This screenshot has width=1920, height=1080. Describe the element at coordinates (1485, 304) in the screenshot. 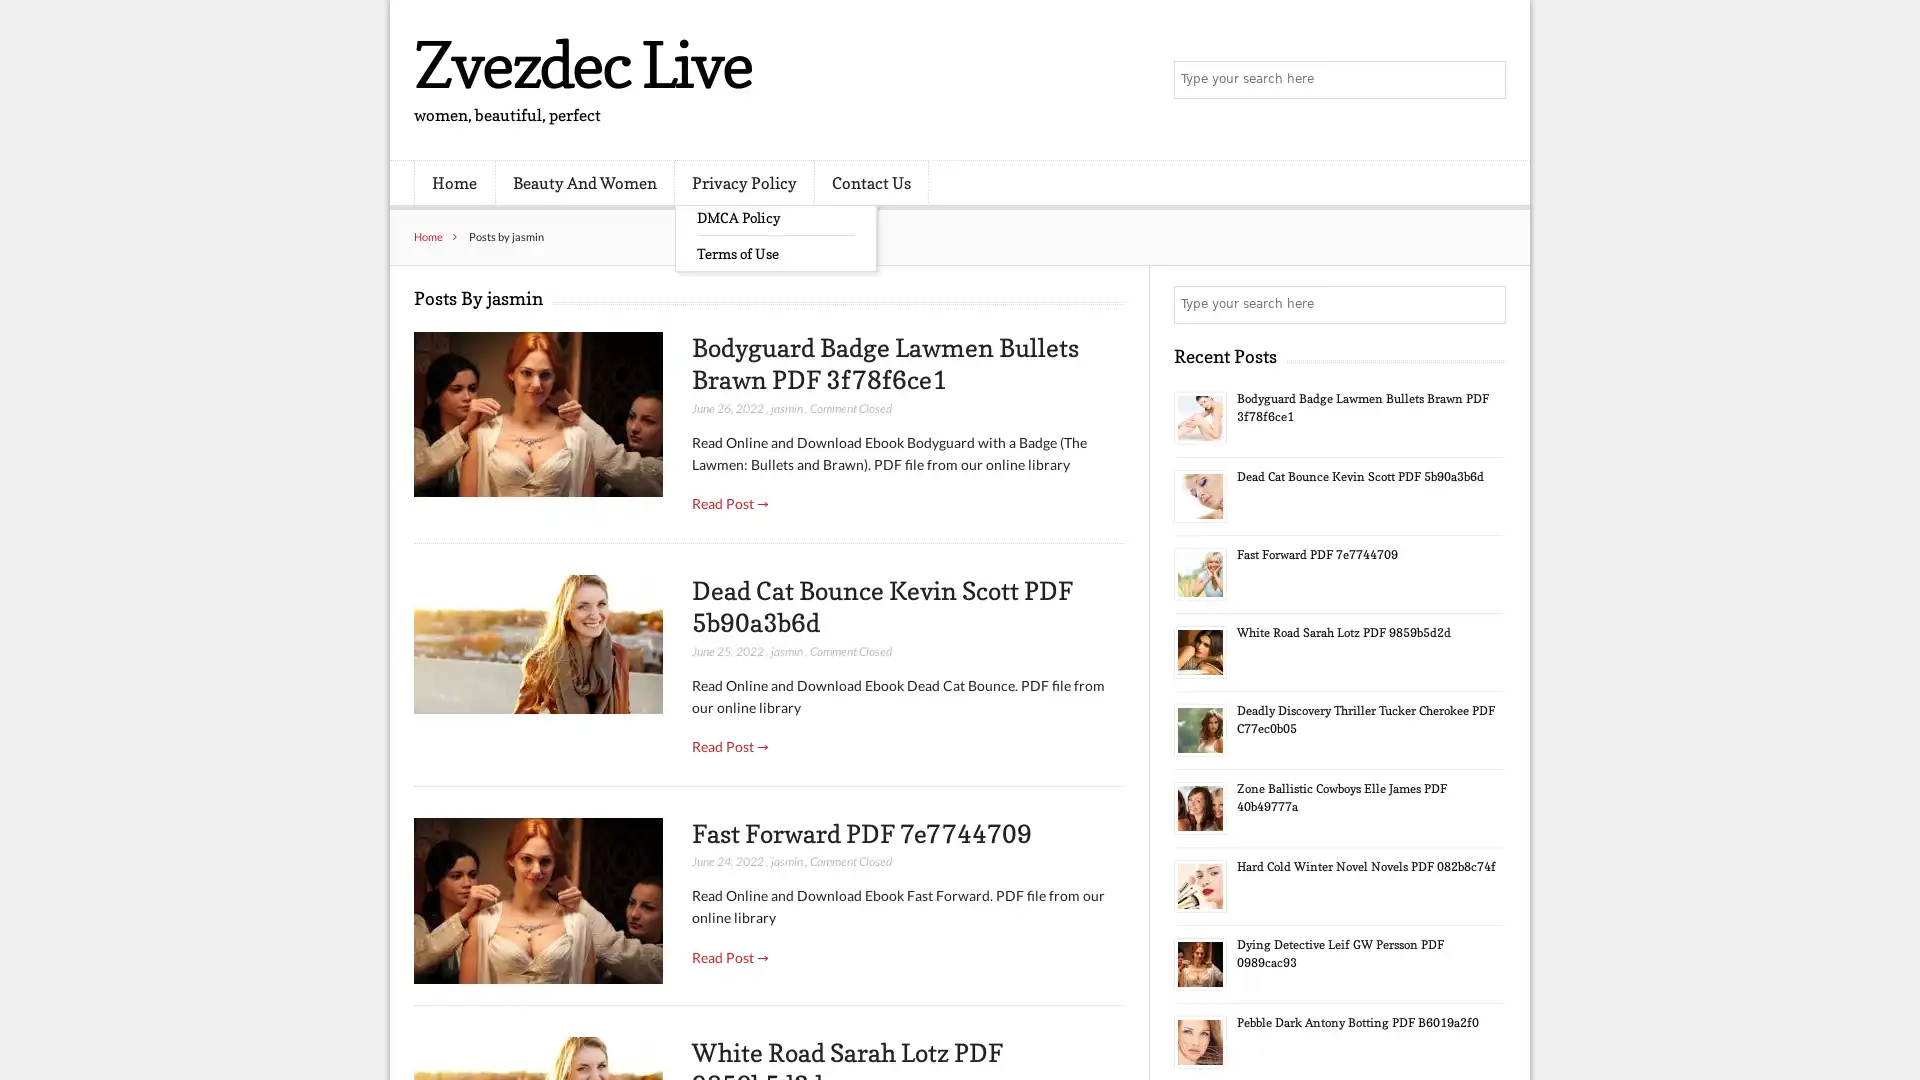

I see `Search` at that location.